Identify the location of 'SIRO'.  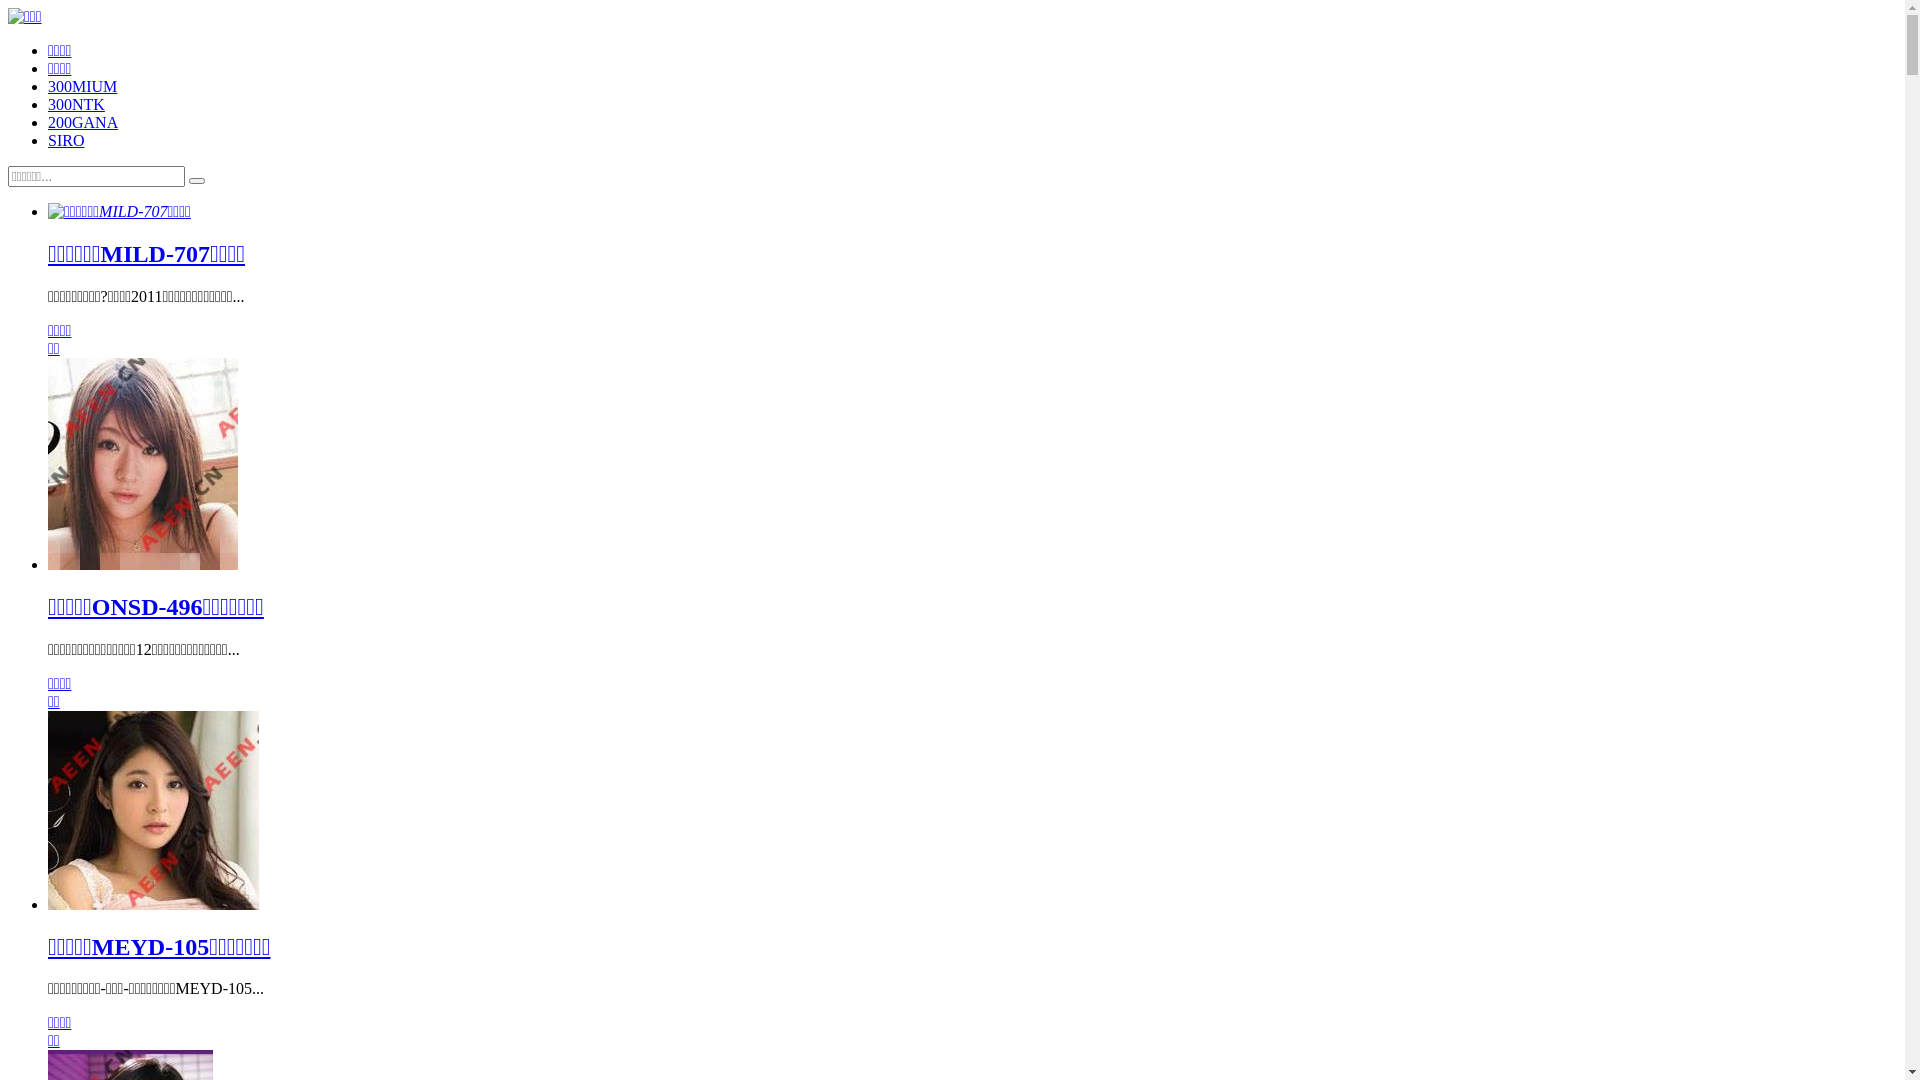
(66, 139).